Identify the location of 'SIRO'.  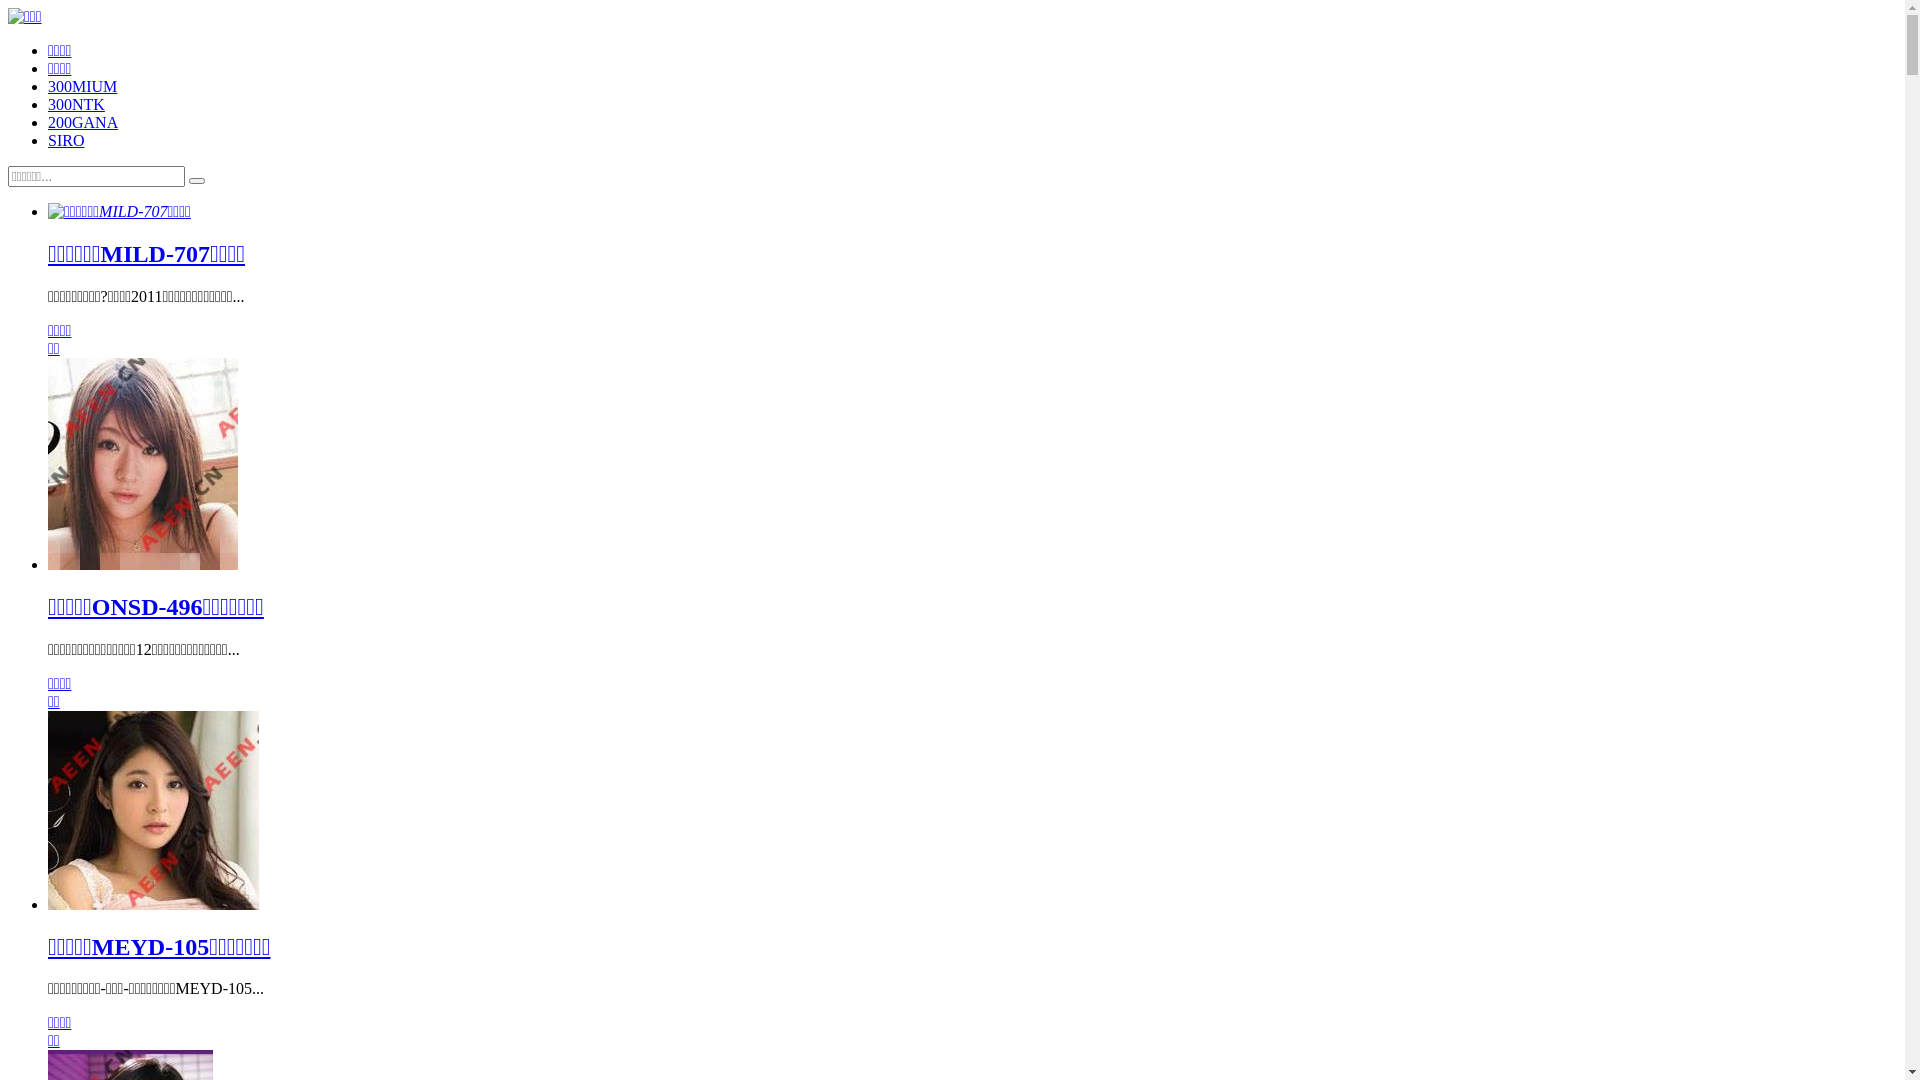
(66, 139).